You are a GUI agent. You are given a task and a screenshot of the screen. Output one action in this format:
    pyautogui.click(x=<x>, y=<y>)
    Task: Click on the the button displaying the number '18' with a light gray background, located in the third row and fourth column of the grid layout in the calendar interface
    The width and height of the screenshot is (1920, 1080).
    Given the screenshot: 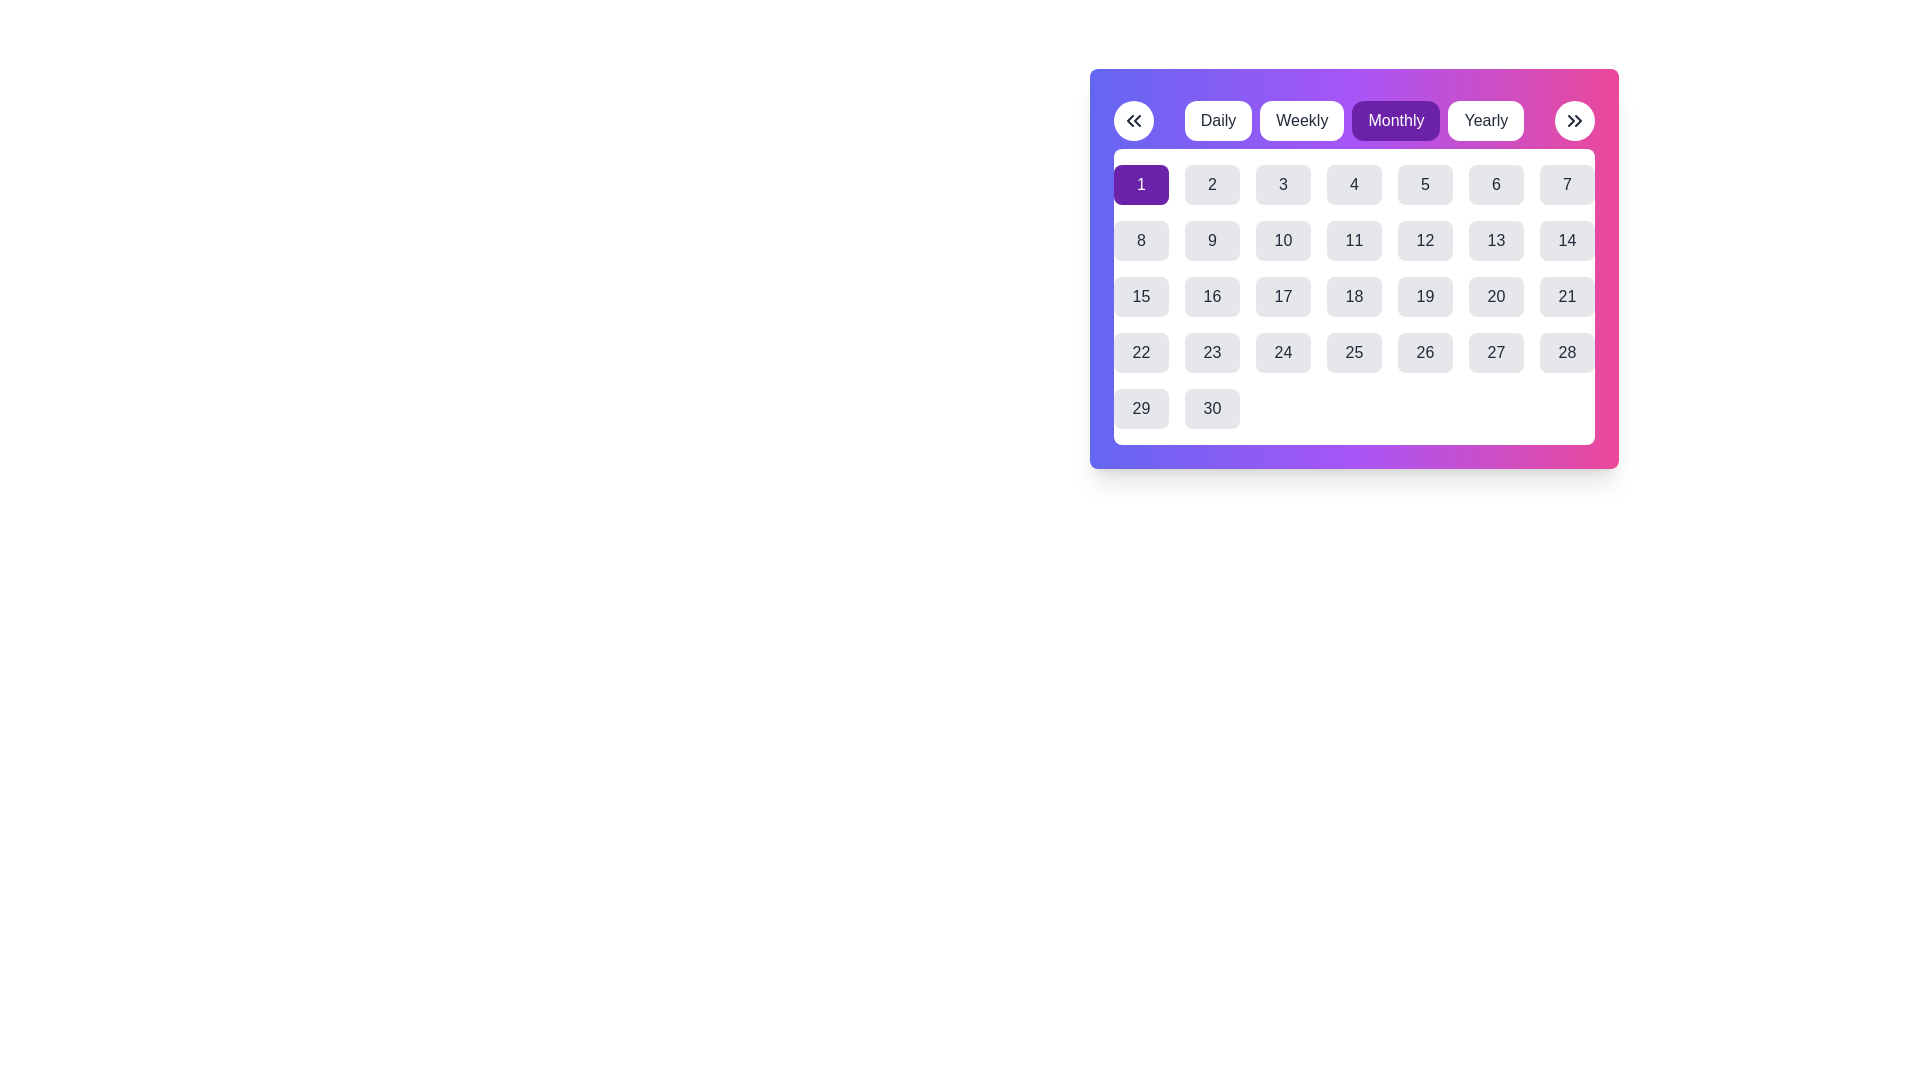 What is the action you would take?
    pyautogui.click(x=1354, y=297)
    